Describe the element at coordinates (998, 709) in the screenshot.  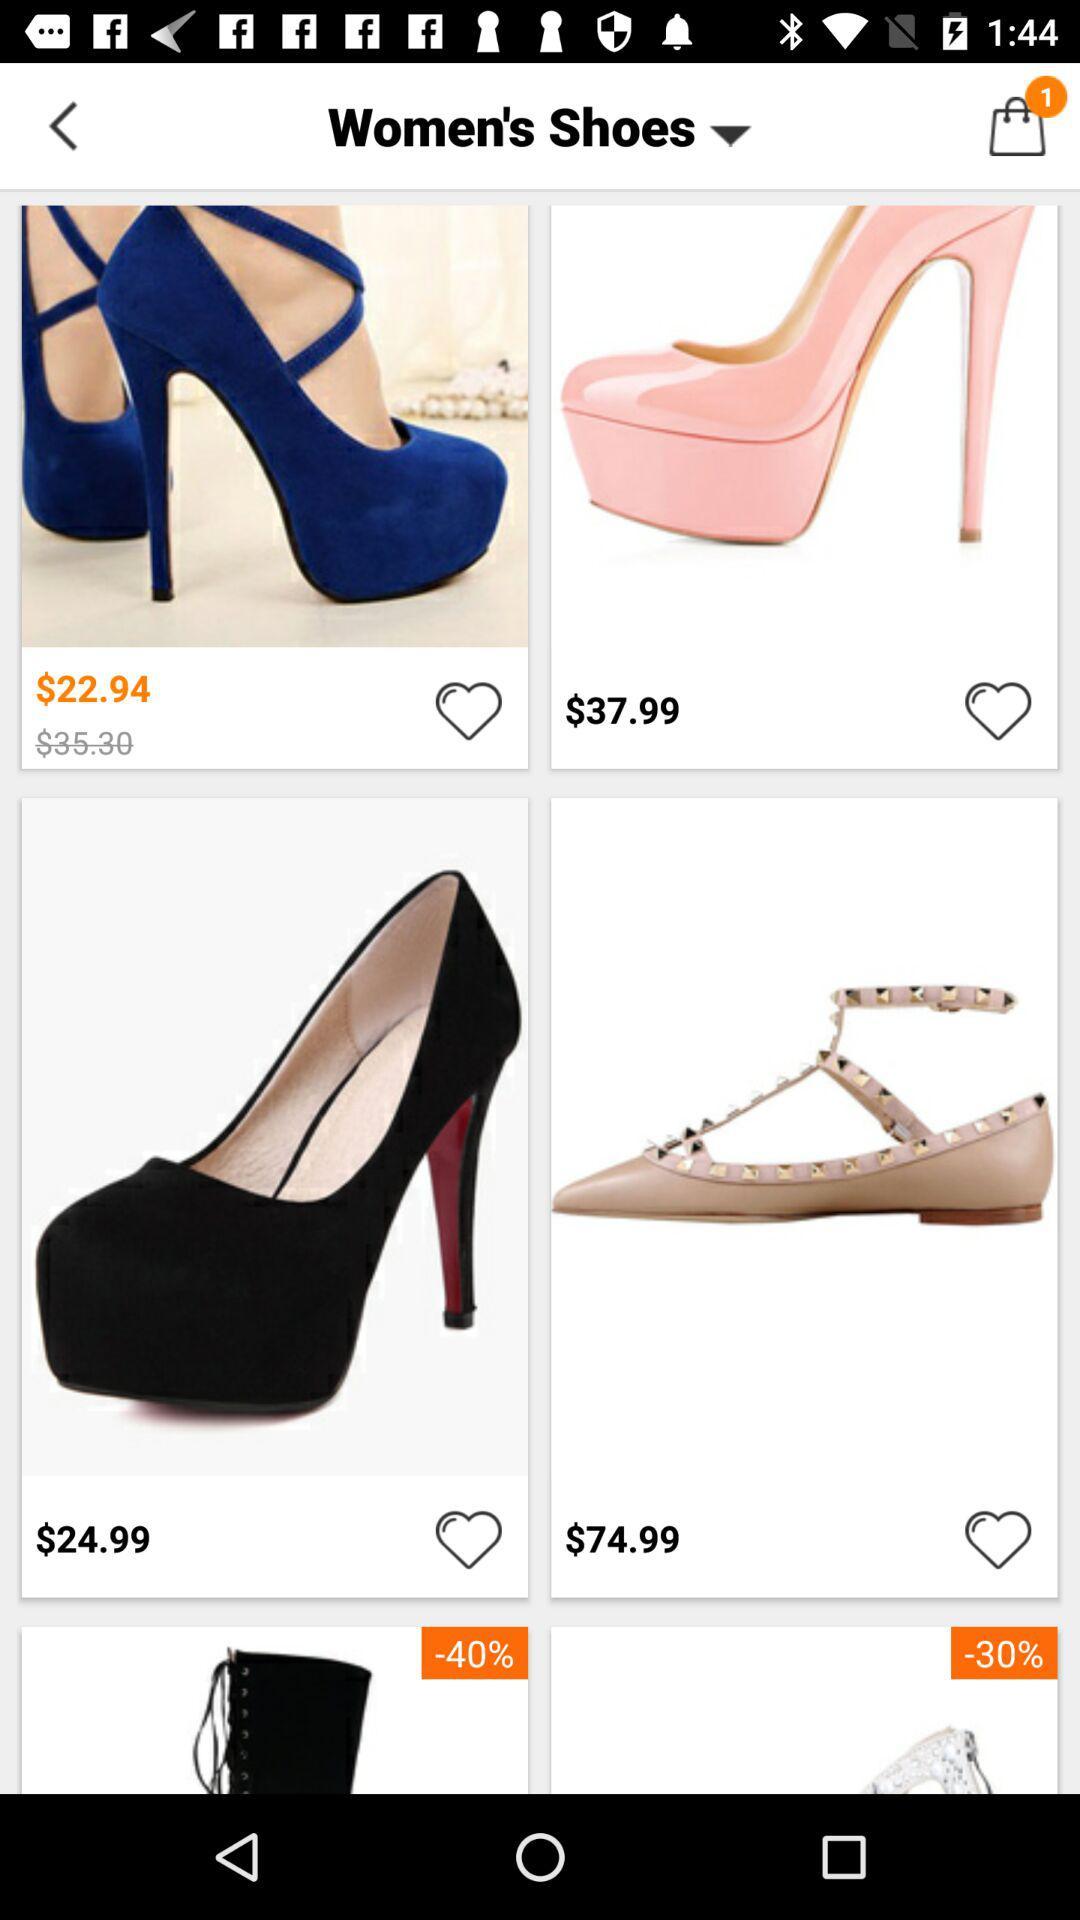
I see `shows favourite icon` at that location.